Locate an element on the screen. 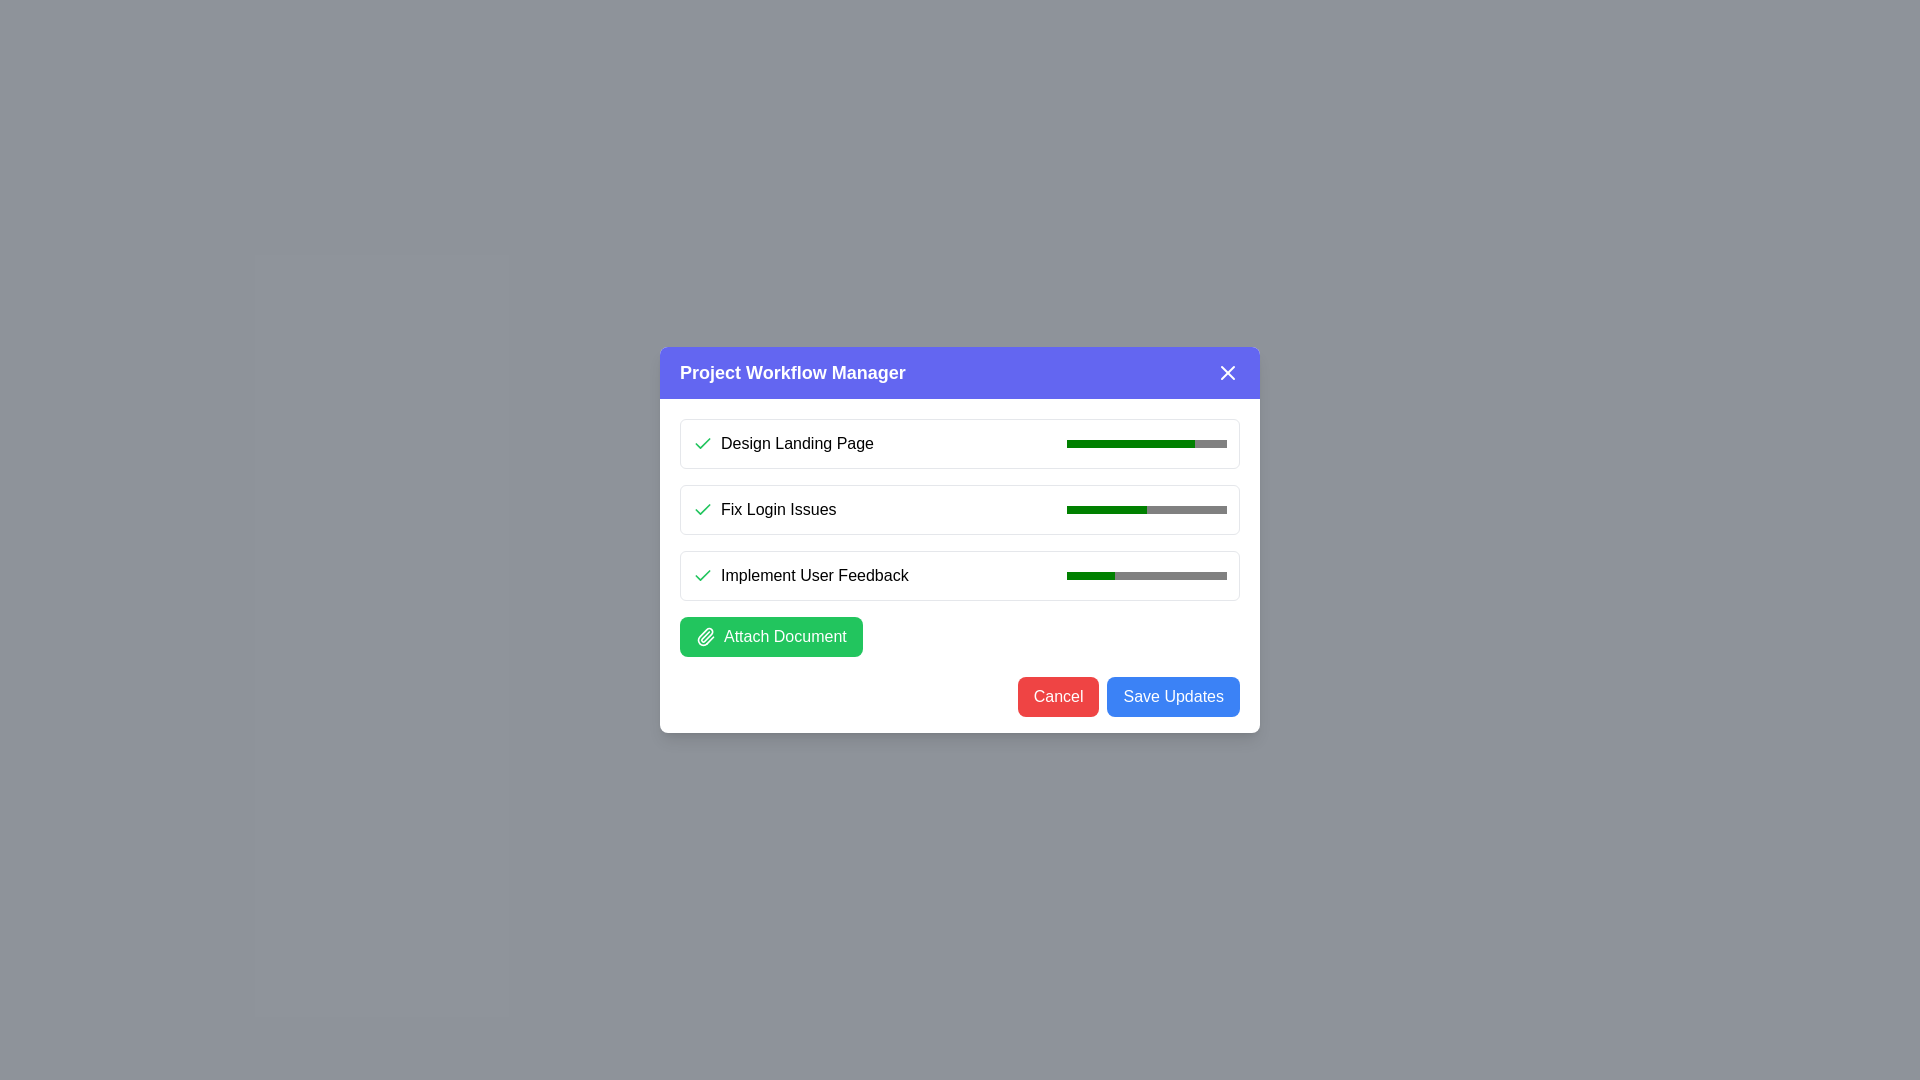  the checkmark icon indicating the status of the 'Fix Login Issues' task, which is located to the left of the text label in a vertical list is located at coordinates (702, 508).